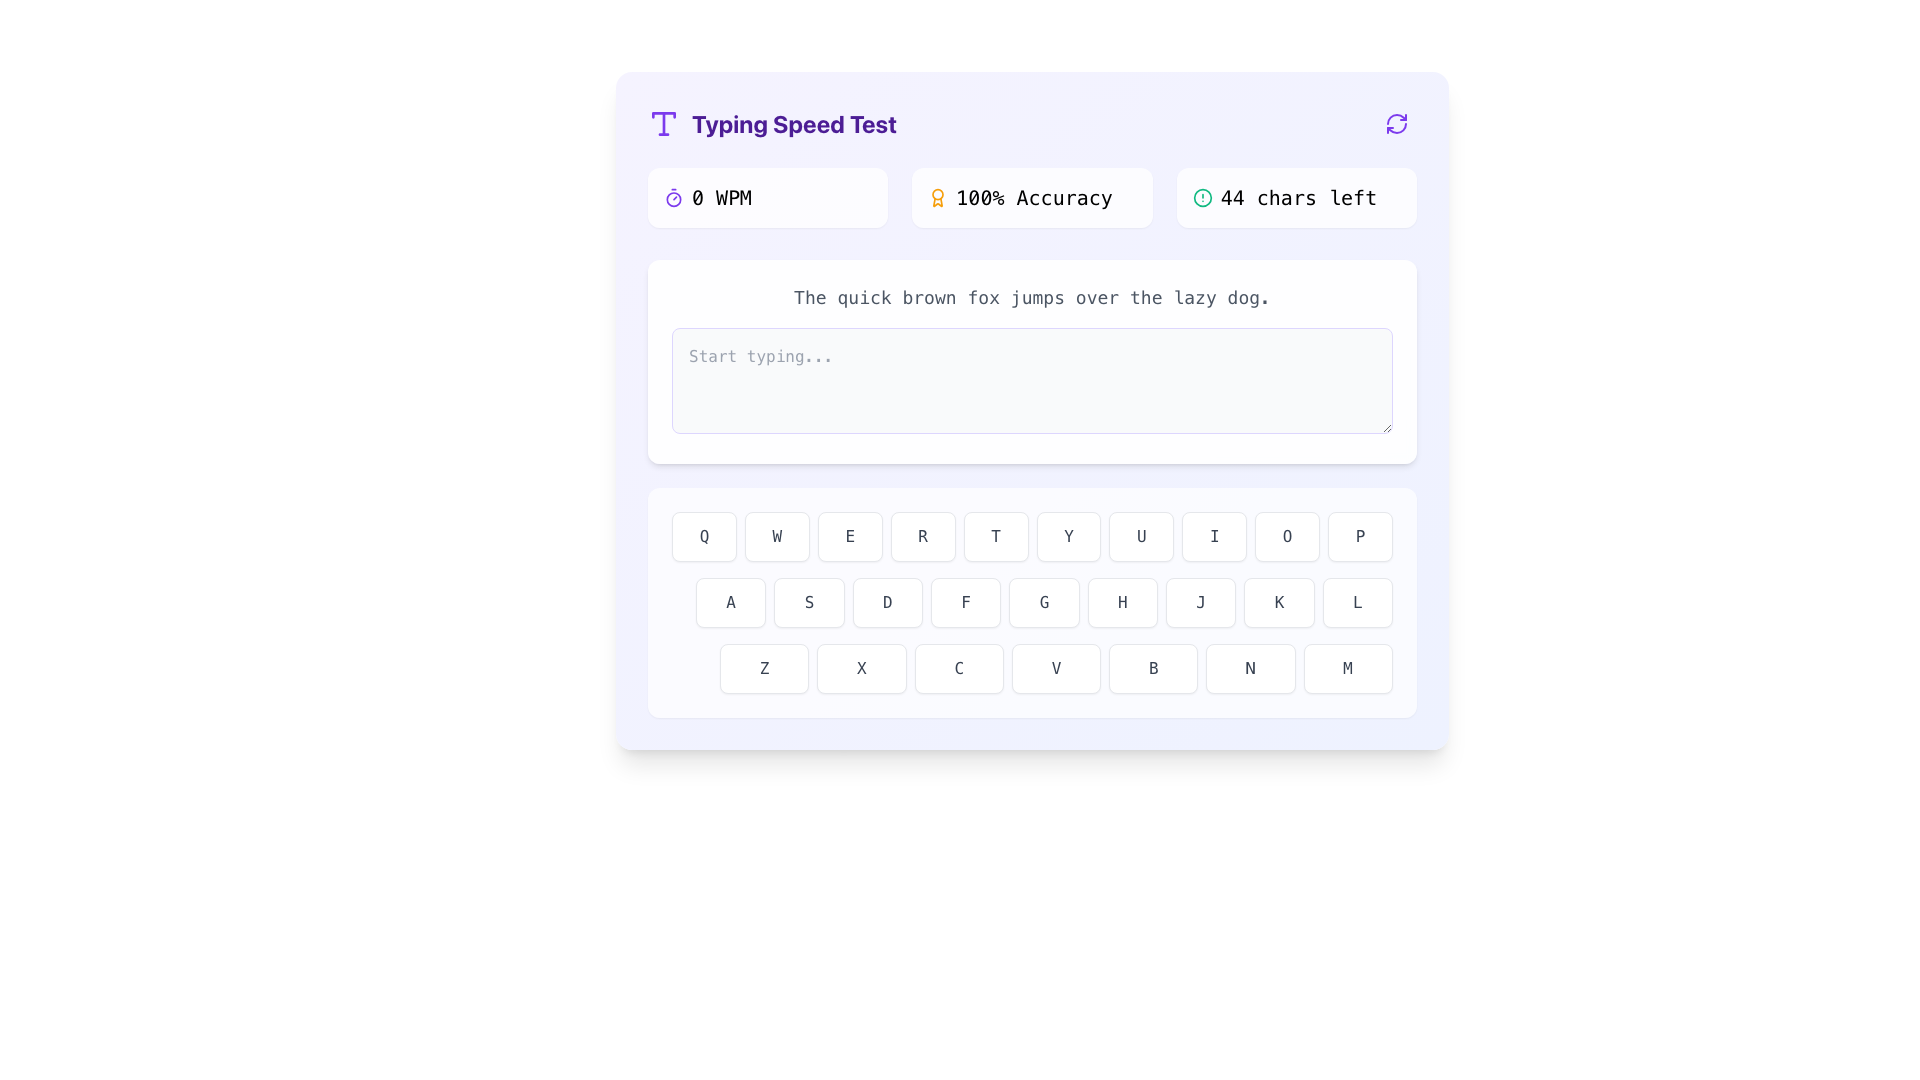  I want to click on the virtual keyboard key labeled 'O', which is the ninth button in the second row of the keyboard layout, positioned between 'I' and 'P', so click(1287, 535).